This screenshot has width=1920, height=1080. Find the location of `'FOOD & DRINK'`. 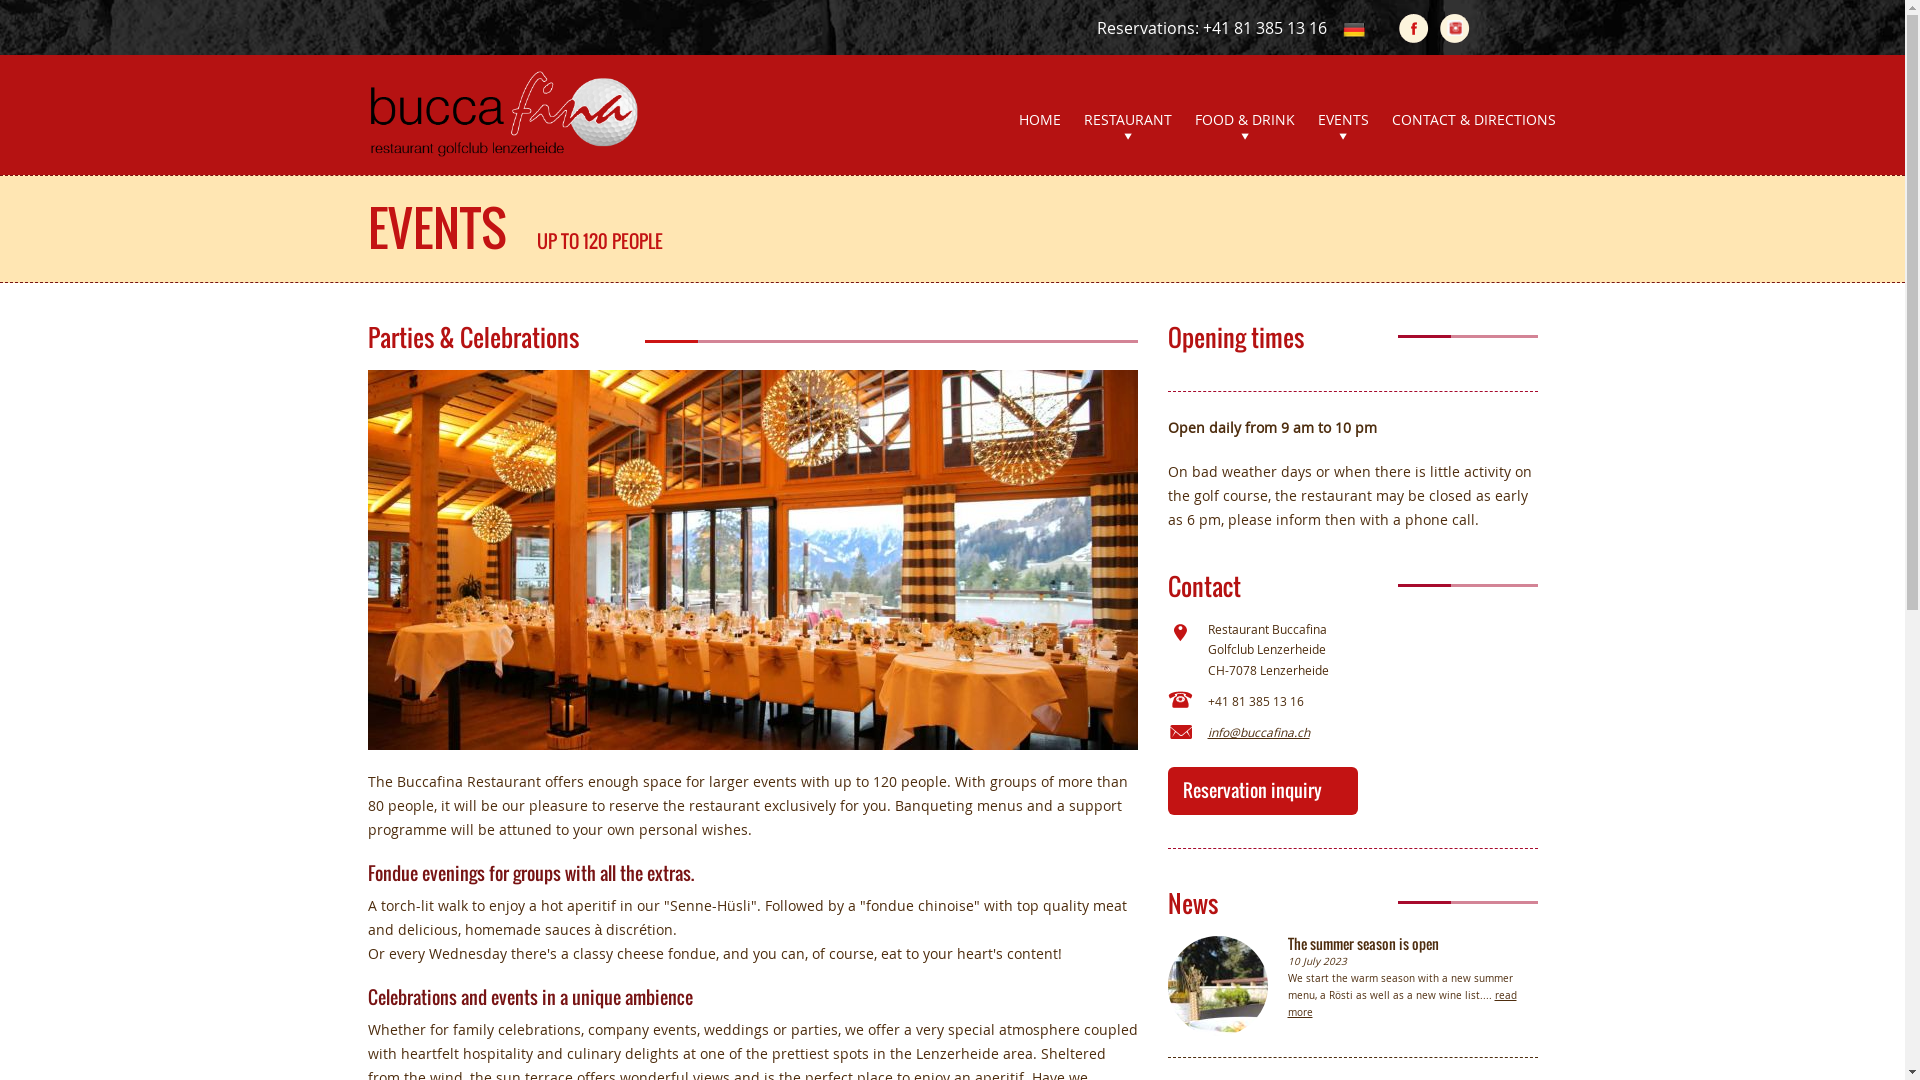

'FOOD & DRINK' is located at coordinates (1242, 130).